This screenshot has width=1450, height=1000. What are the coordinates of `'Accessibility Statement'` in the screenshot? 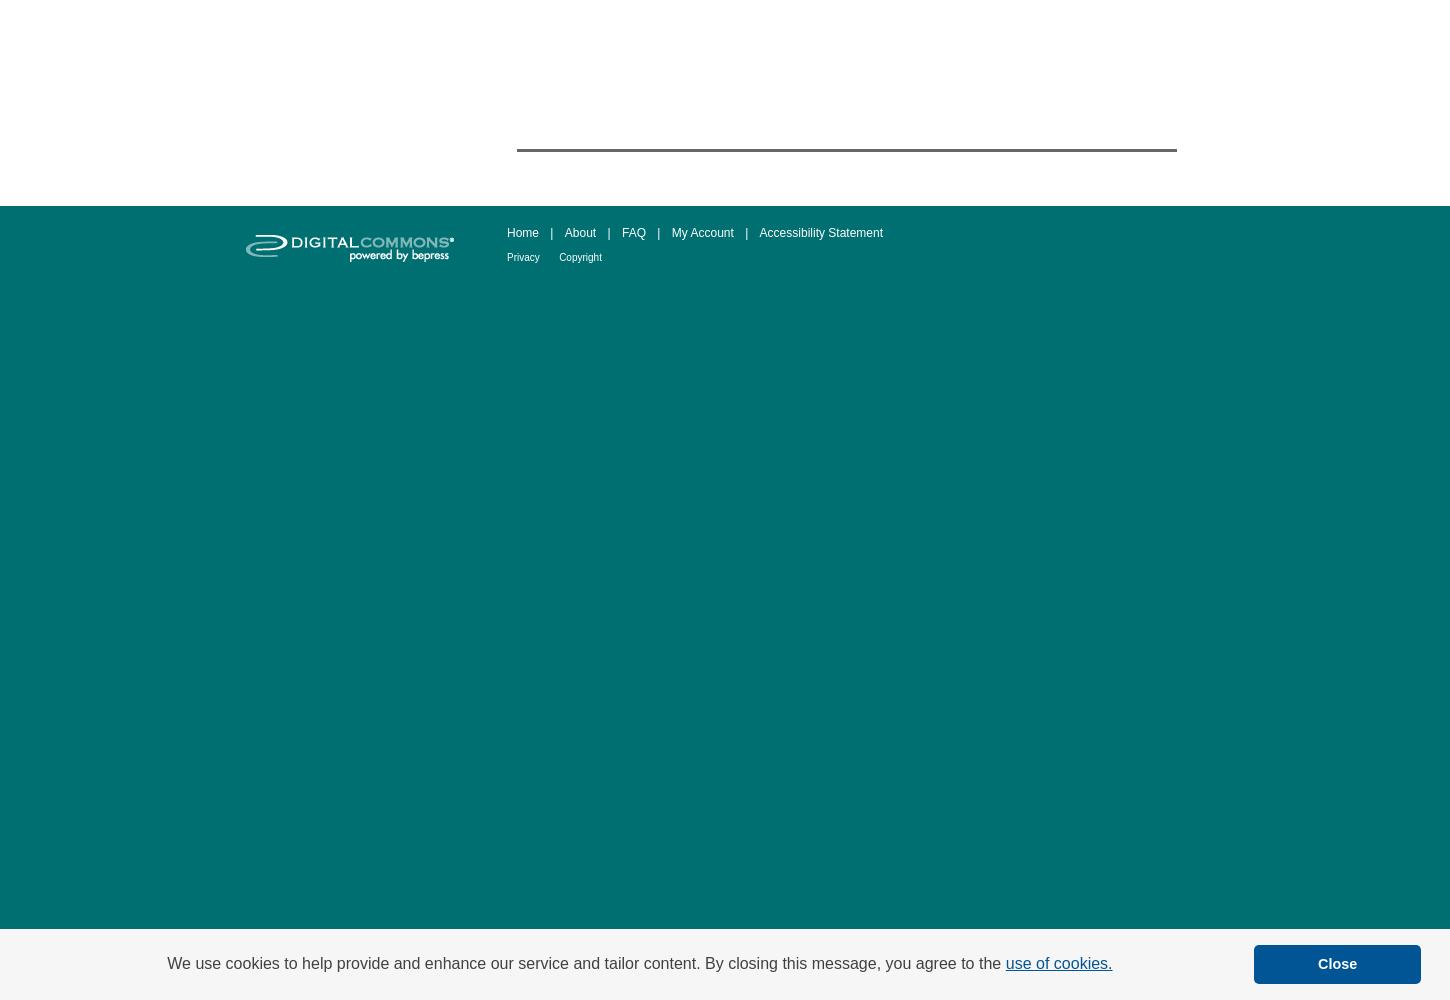 It's located at (820, 232).